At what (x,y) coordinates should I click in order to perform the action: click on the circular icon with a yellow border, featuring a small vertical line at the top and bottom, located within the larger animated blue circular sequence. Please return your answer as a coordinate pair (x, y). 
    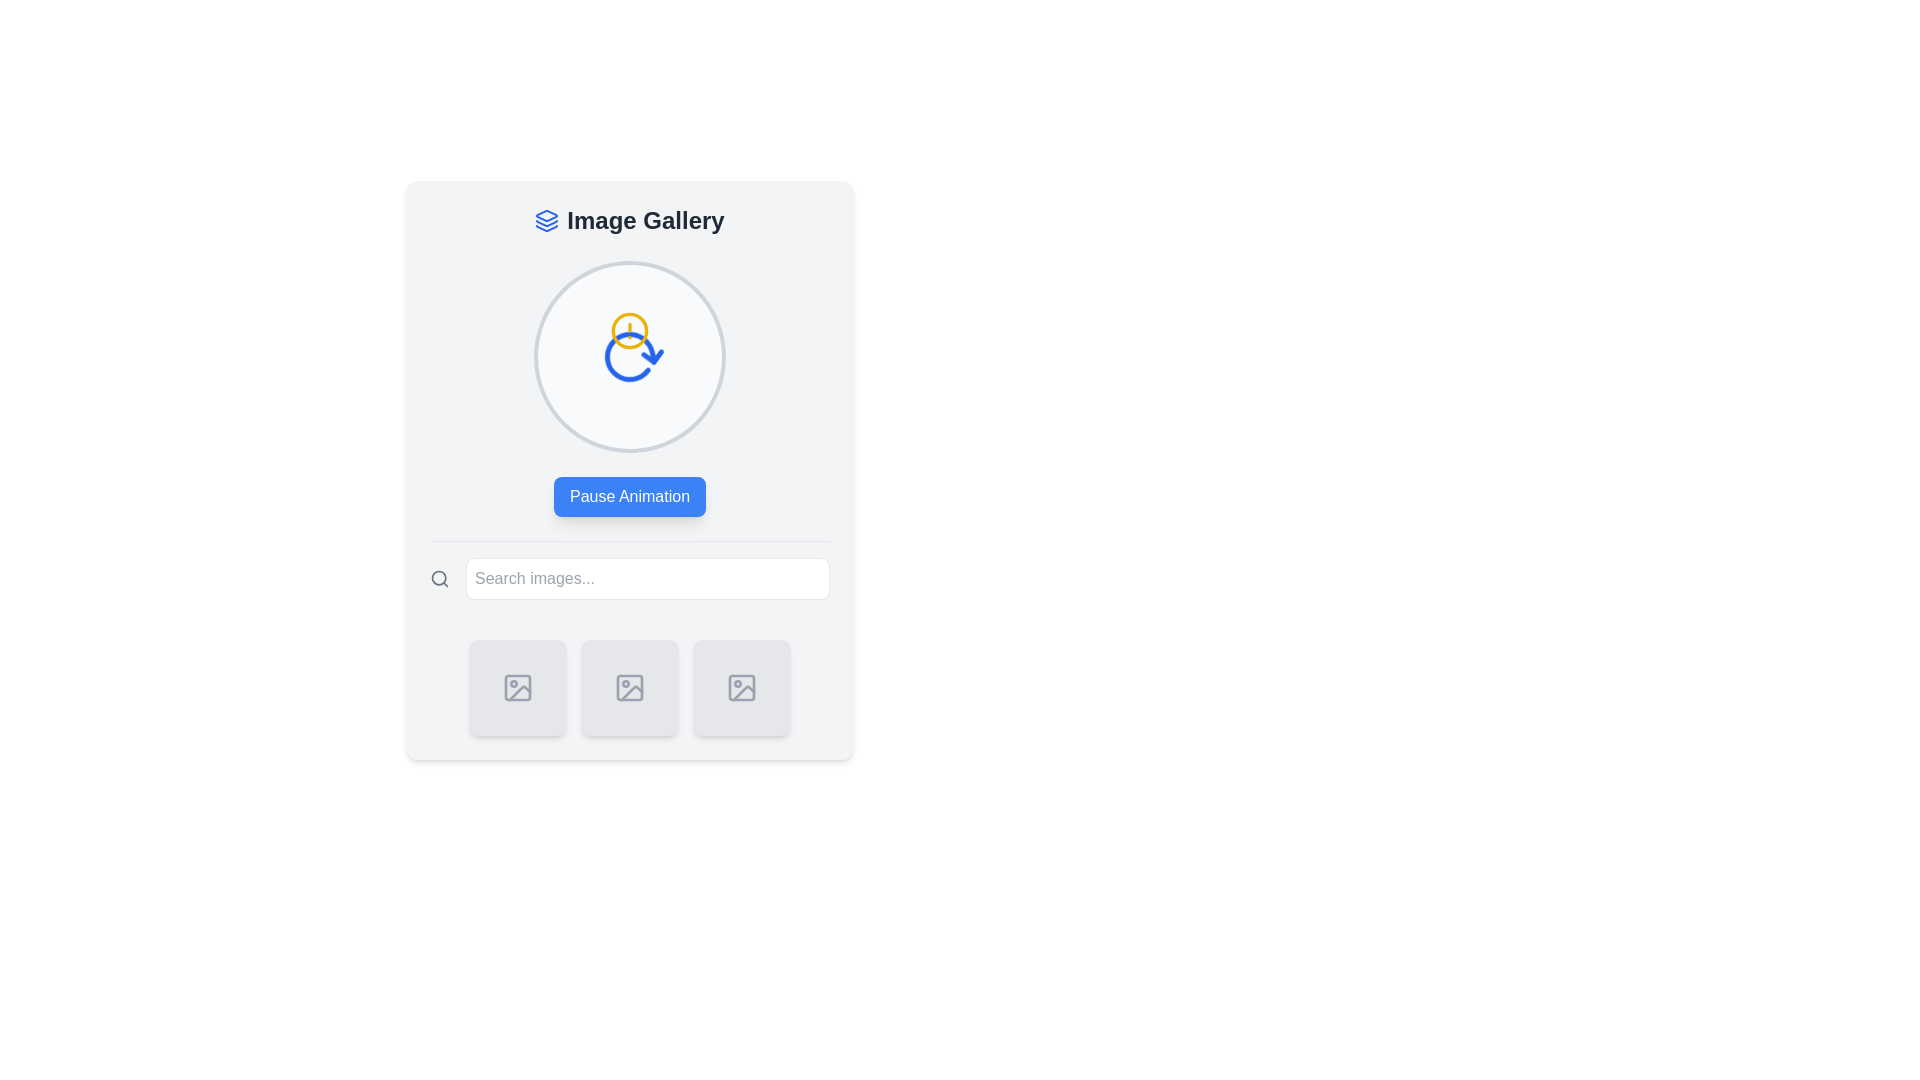
    Looking at the image, I should click on (628, 330).